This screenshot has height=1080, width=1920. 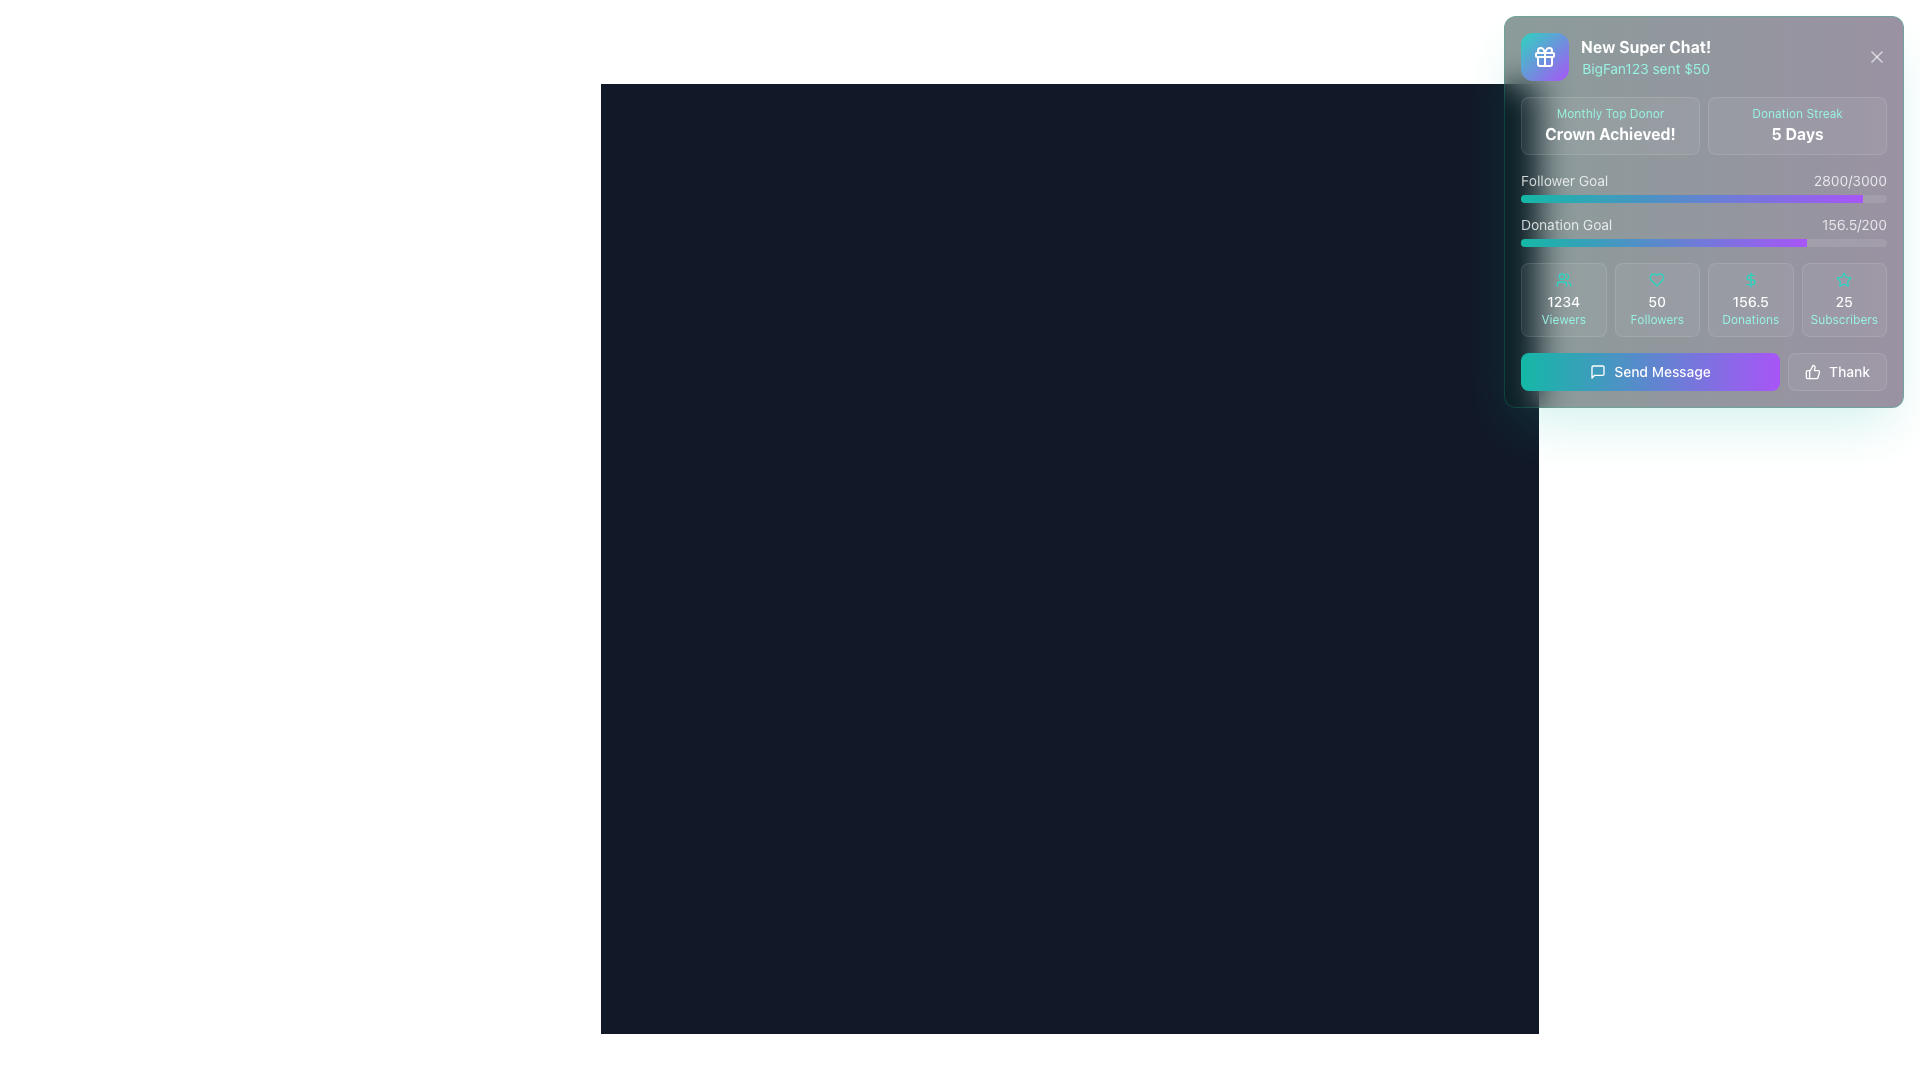 I want to click on the Progress indicator bar for the 'Donation Goal' metric, which visually represents the achieved proportion out of the total goal, so click(x=1664, y=242).